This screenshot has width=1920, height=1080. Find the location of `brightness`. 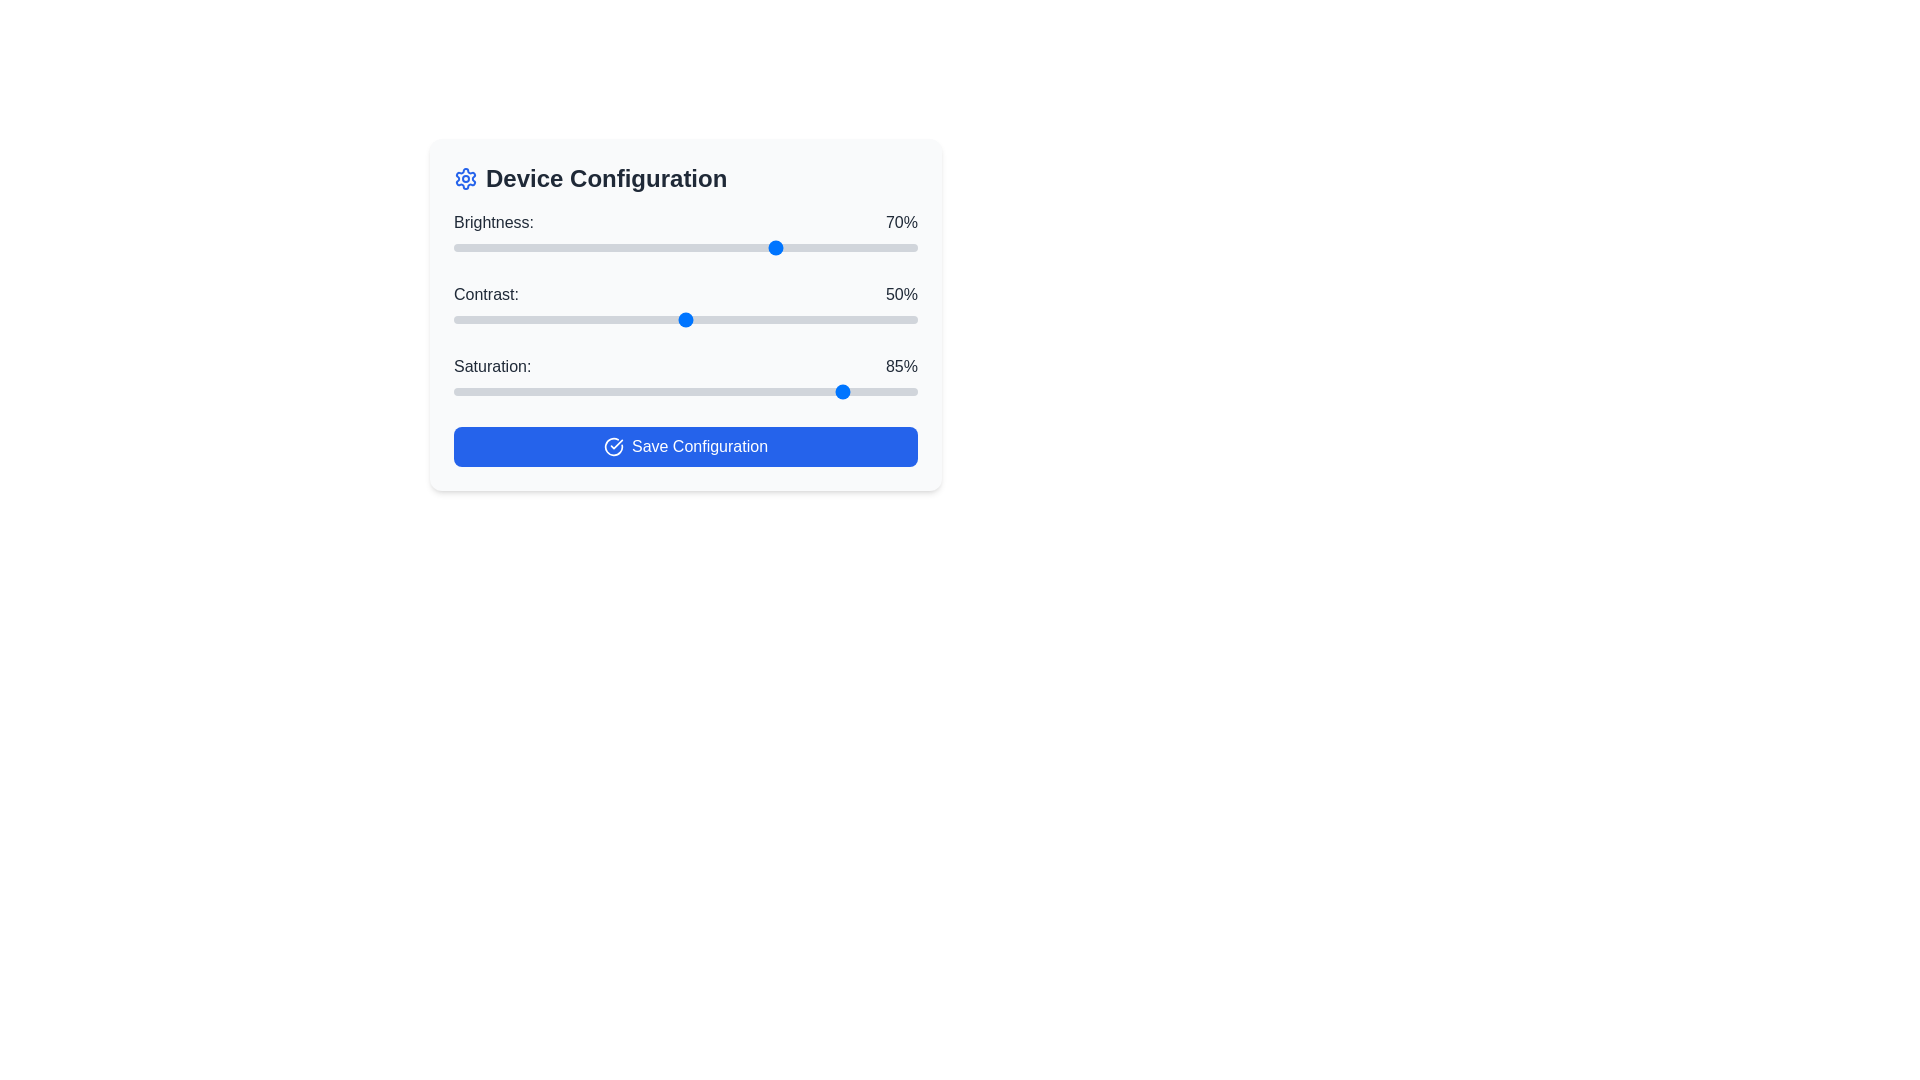

brightness is located at coordinates (592, 246).